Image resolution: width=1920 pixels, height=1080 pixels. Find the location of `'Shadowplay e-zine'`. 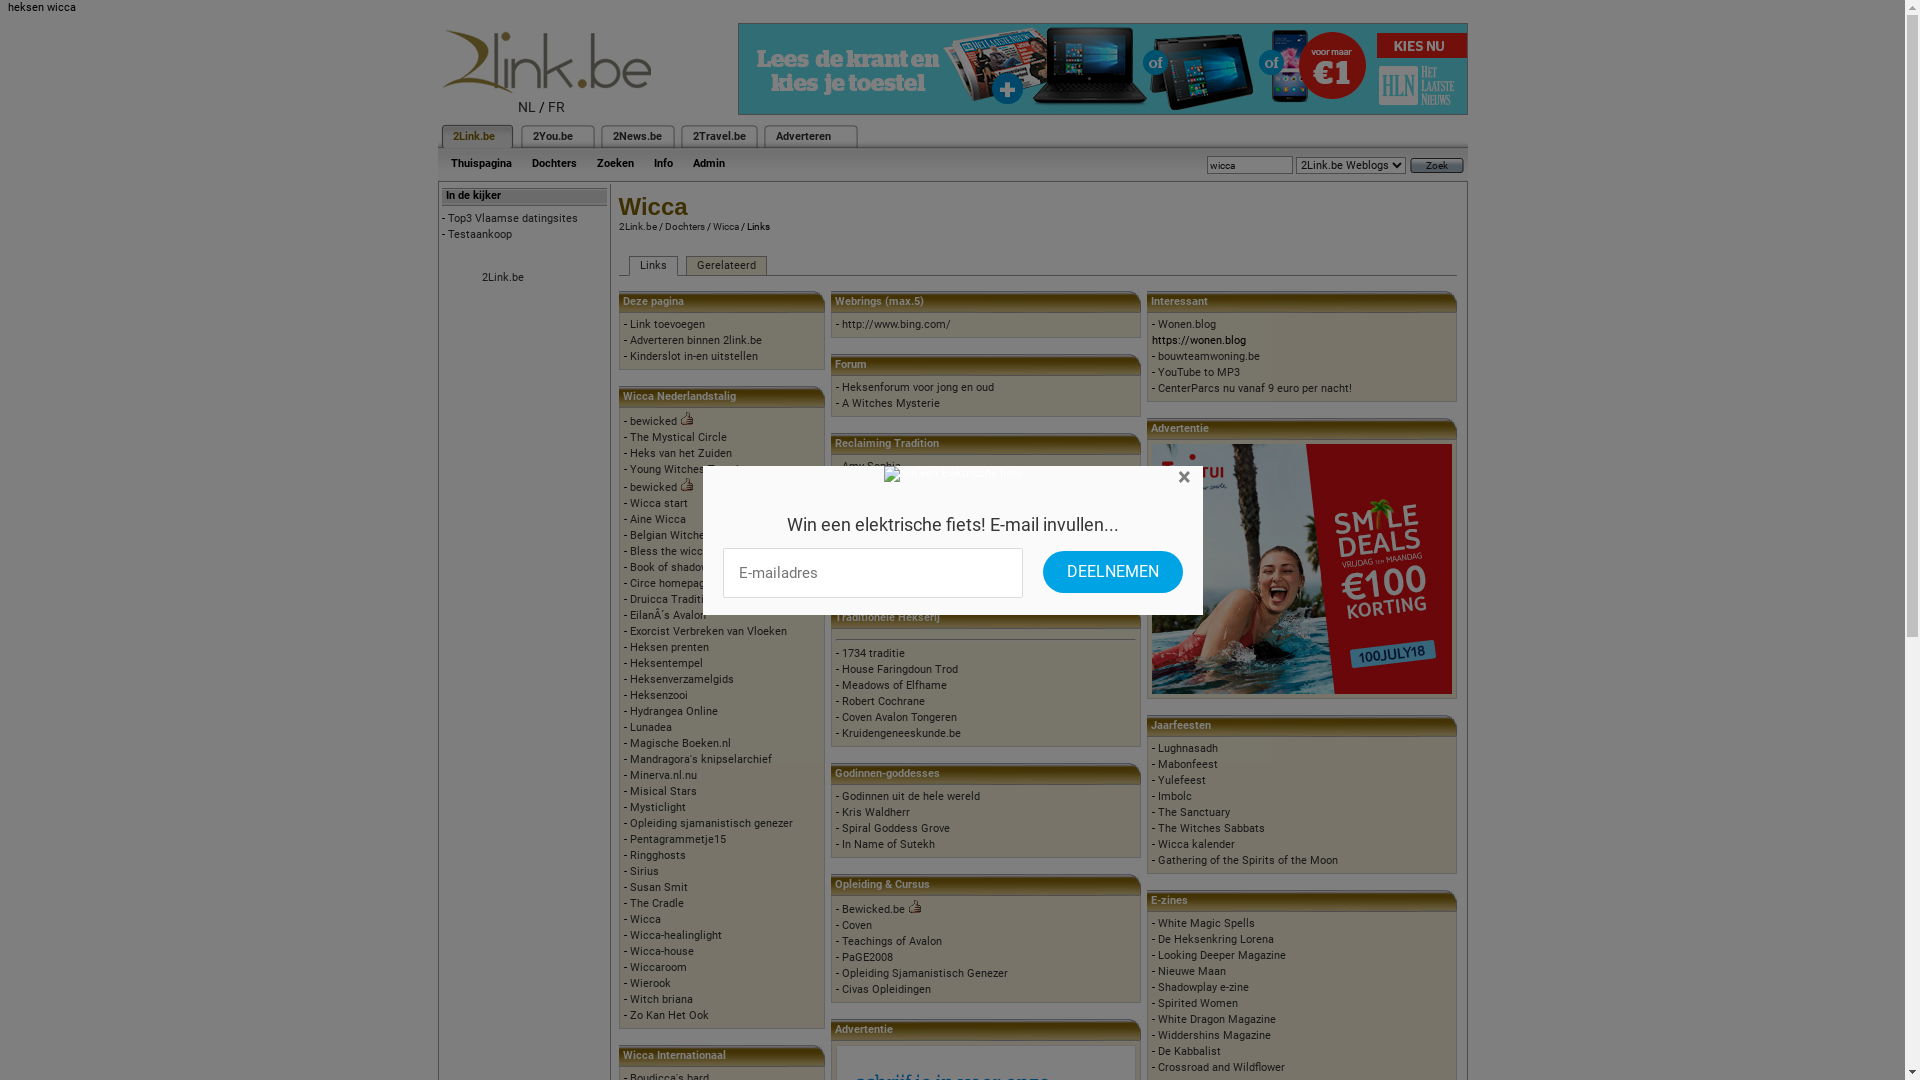

'Shadowplay e-zine' is located at coordinates (1202, 986).